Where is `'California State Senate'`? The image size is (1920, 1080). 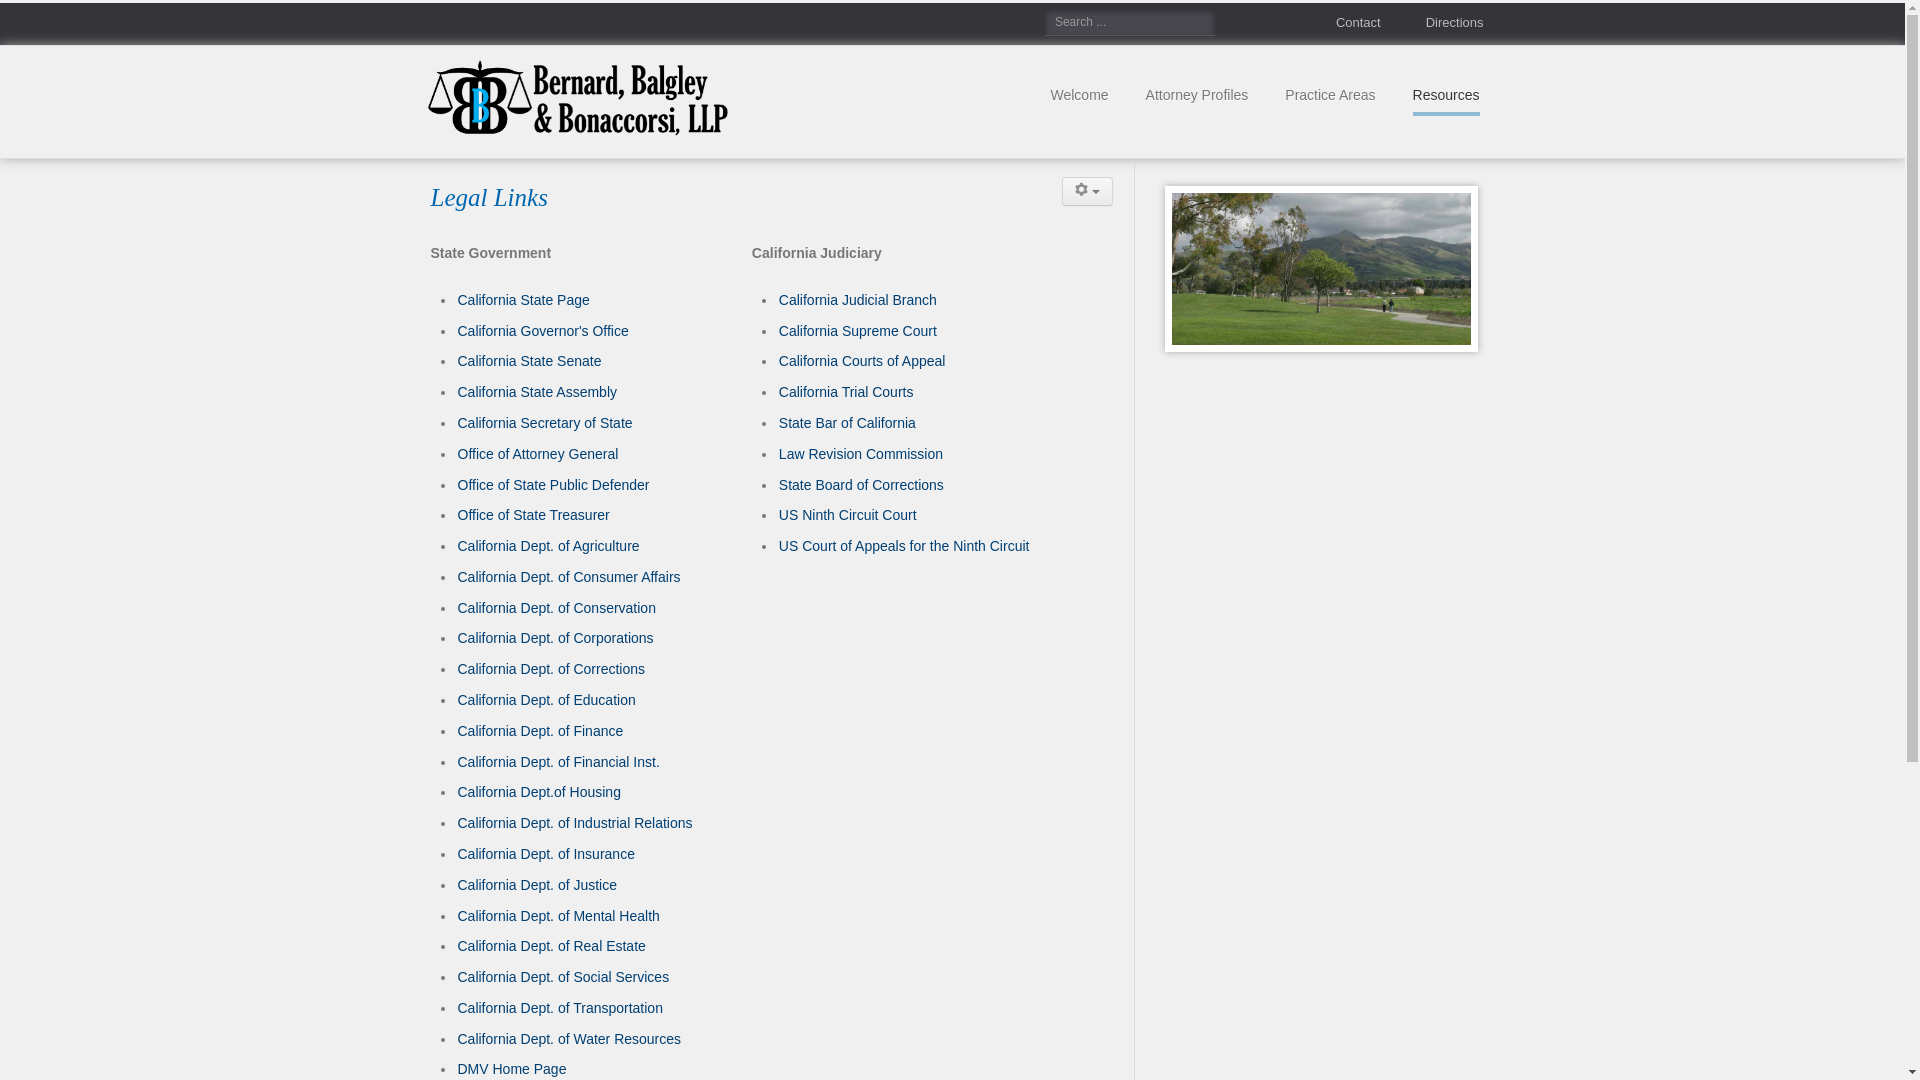
'California State Senate' is located at coordinates (529, 361).